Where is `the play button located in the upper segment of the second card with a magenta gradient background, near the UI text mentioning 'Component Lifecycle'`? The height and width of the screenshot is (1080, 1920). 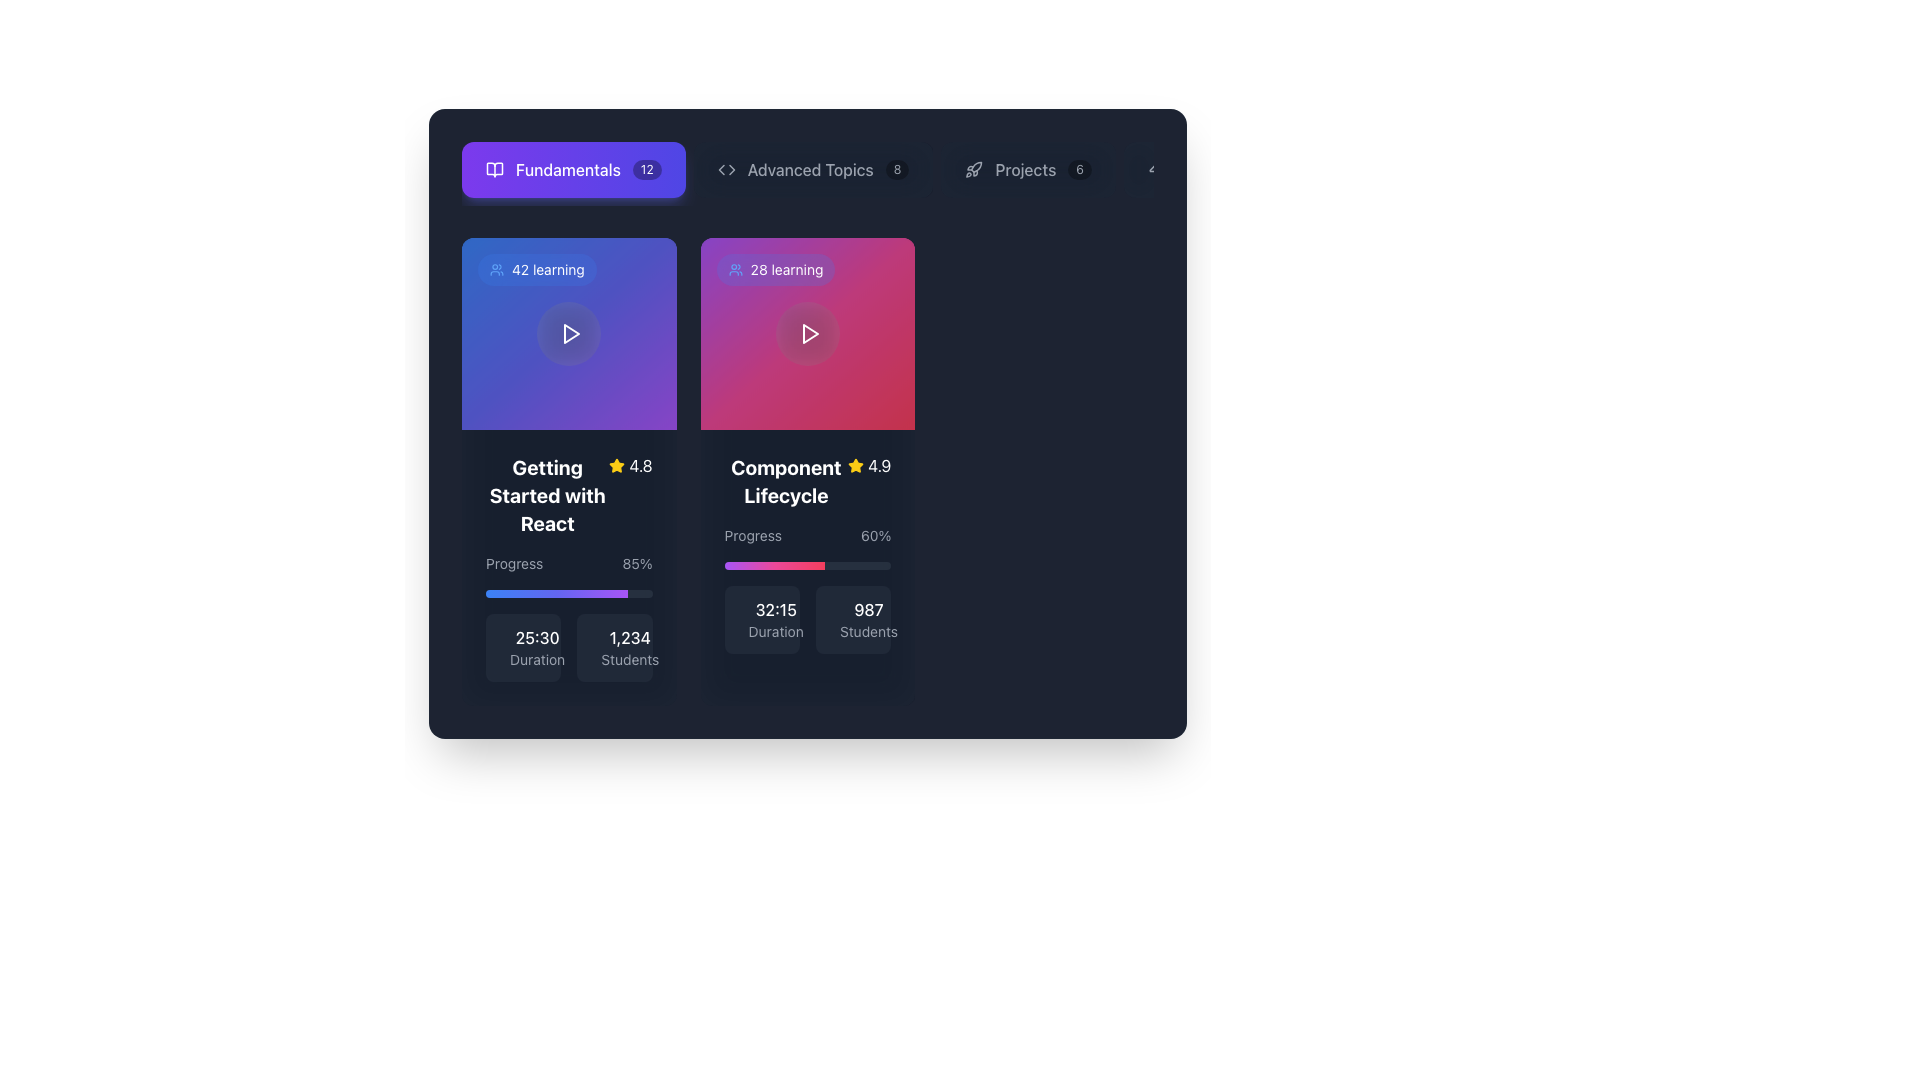 the play button located in the upper segment of the second card with a magenta gradient background, near the UI text mentioning 'Component Lifecycle' is located at coordinates (807, 333).